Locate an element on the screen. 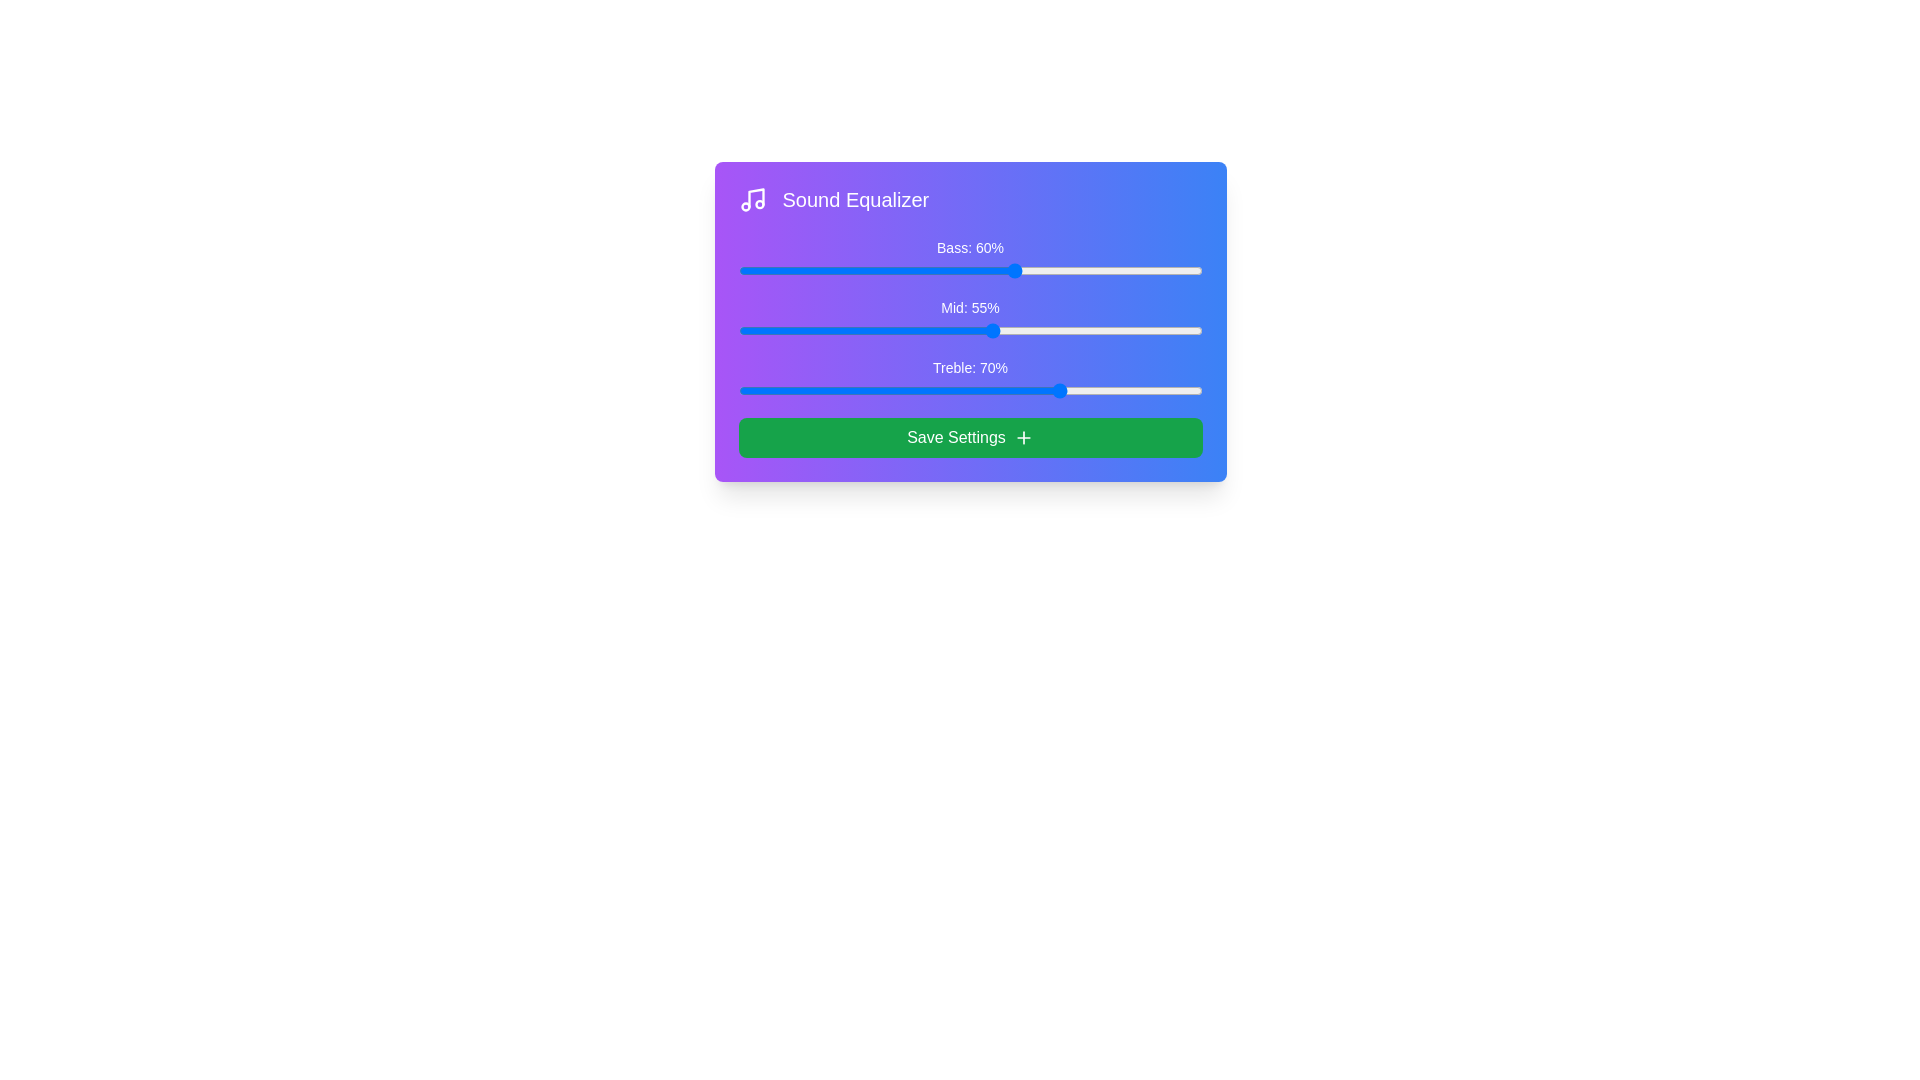 Image resolution: width=1920 pixels, height=1080 pixels. the Treble slider to 70% is located at coordinates (1062, 390).